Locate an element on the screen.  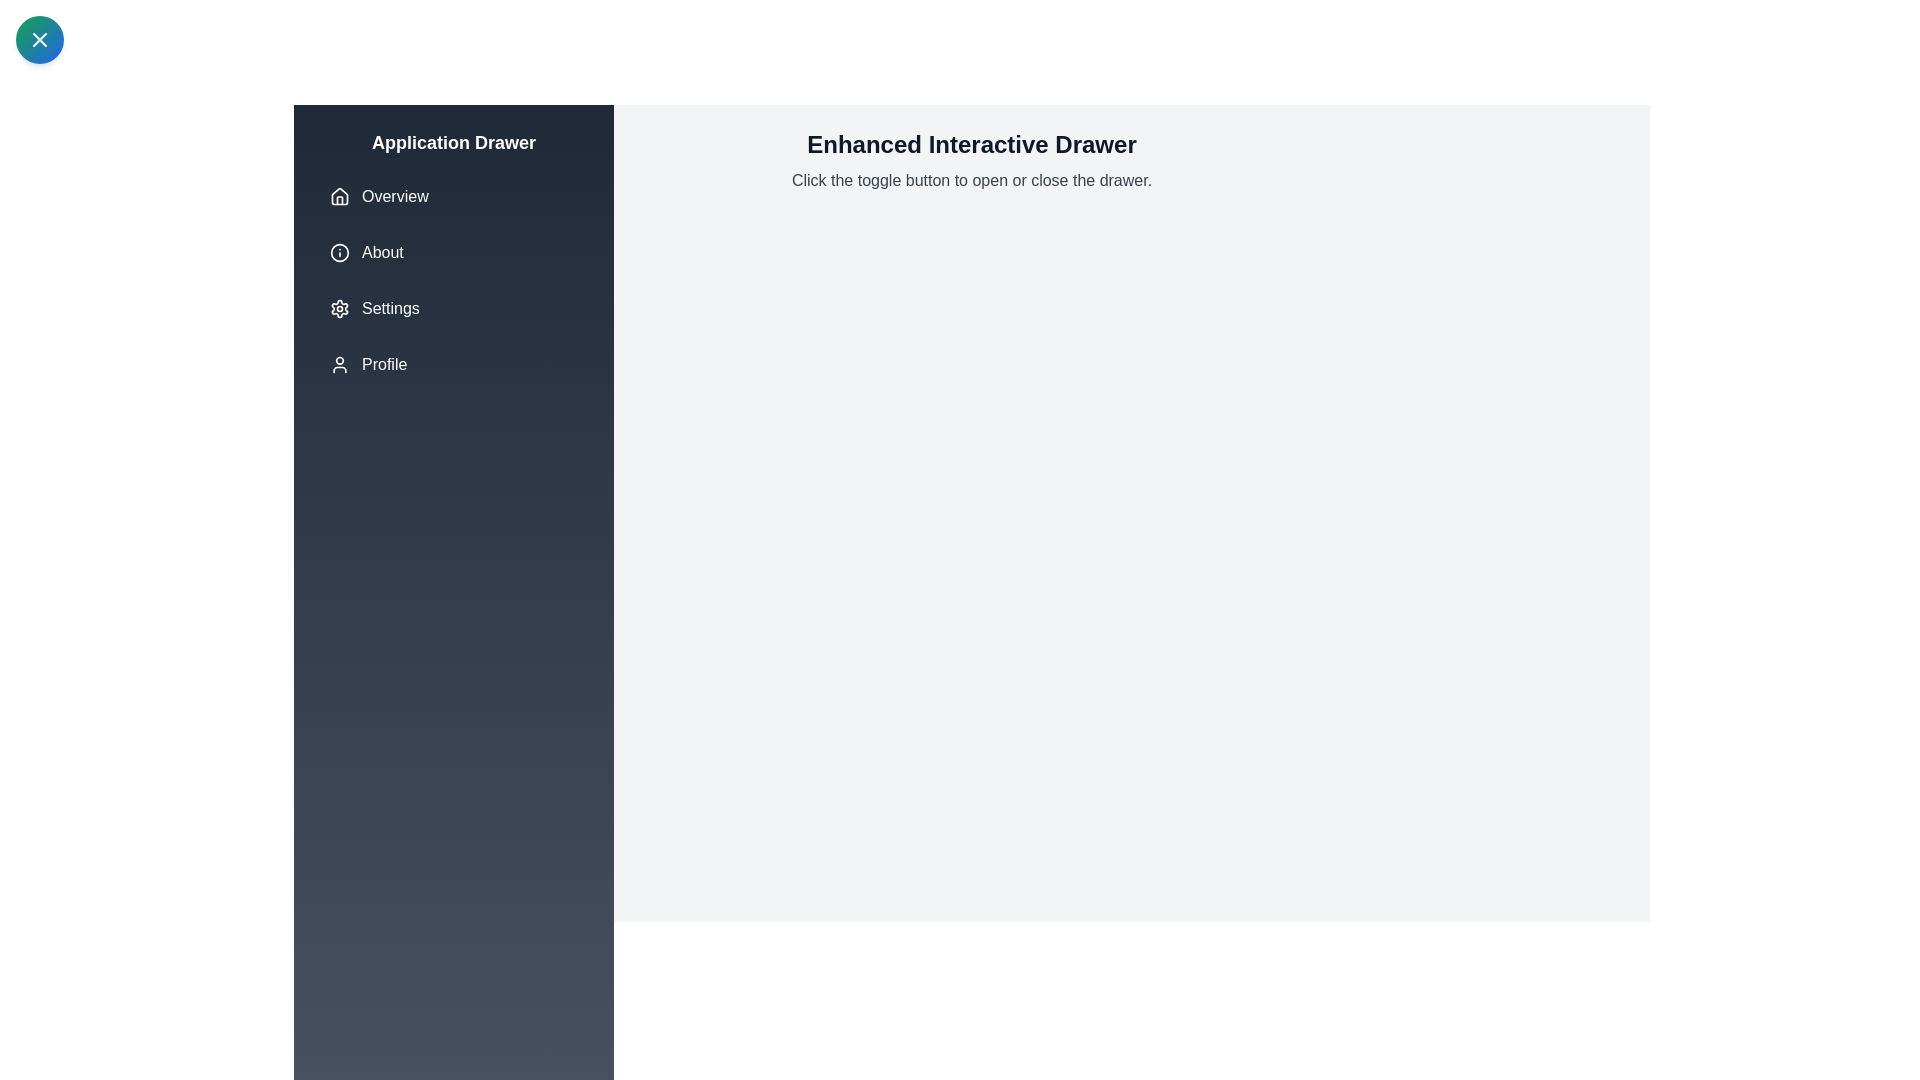
the icon associated with the menu item Settings is located at coordinates (340, 308).